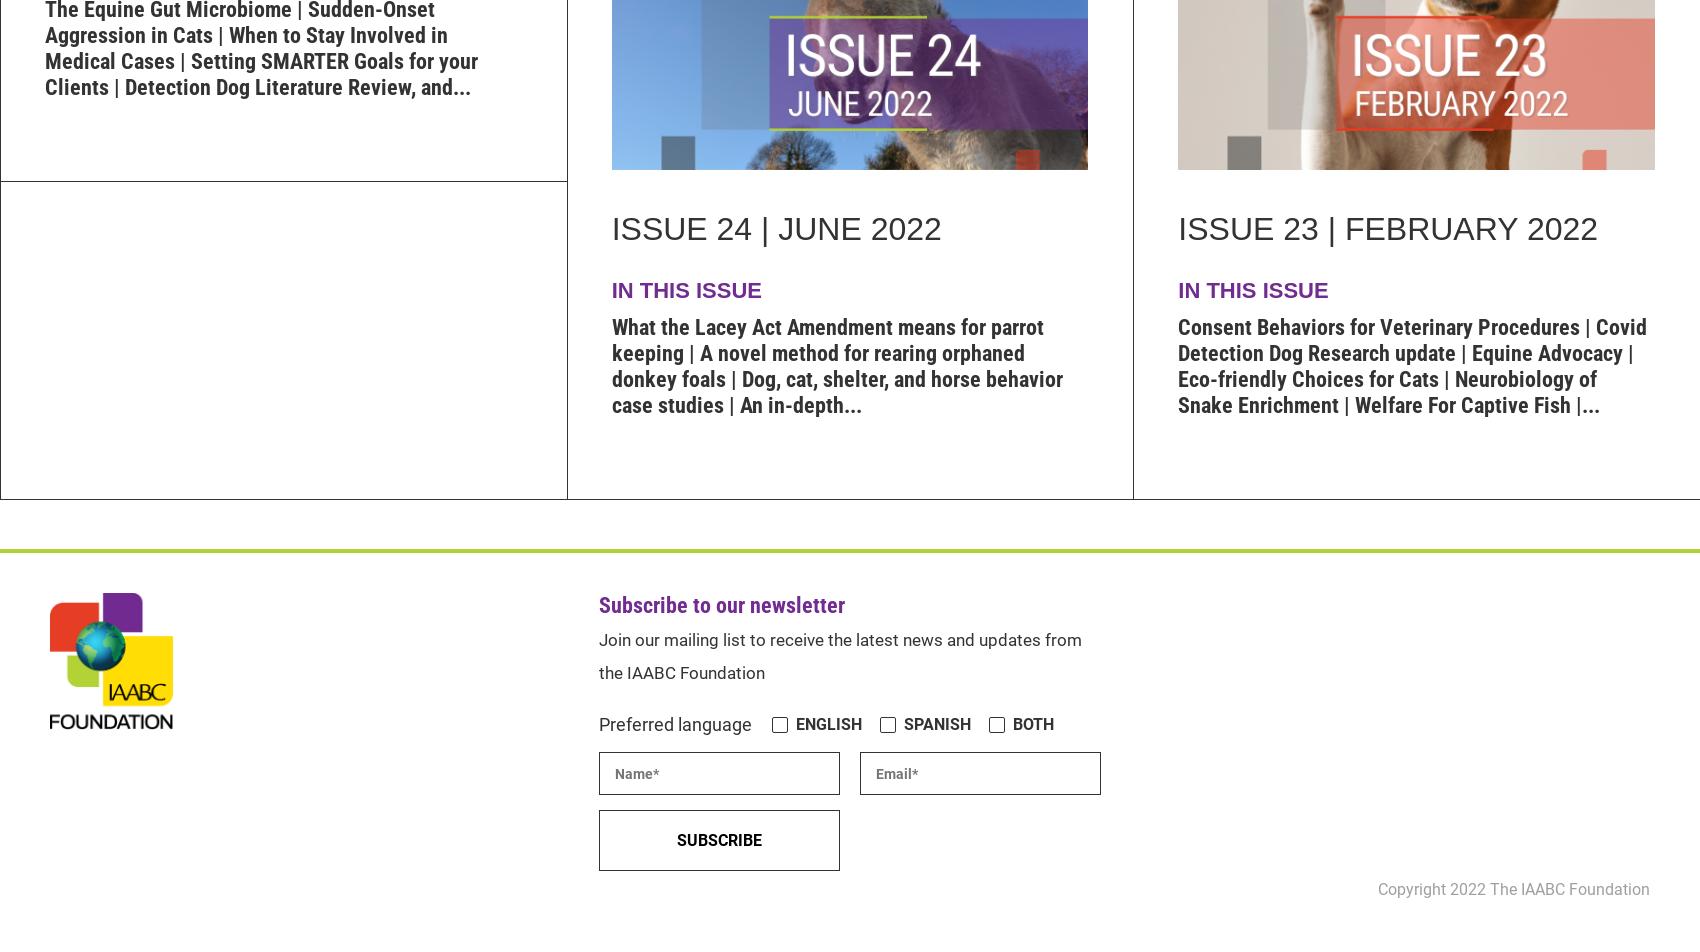 This screenshot has height=952, width=1700. Describe the element at coordinates (1513, 889) in the screenshot. I see `'Copyright 2022 The IAABC Foundation'` at that location.